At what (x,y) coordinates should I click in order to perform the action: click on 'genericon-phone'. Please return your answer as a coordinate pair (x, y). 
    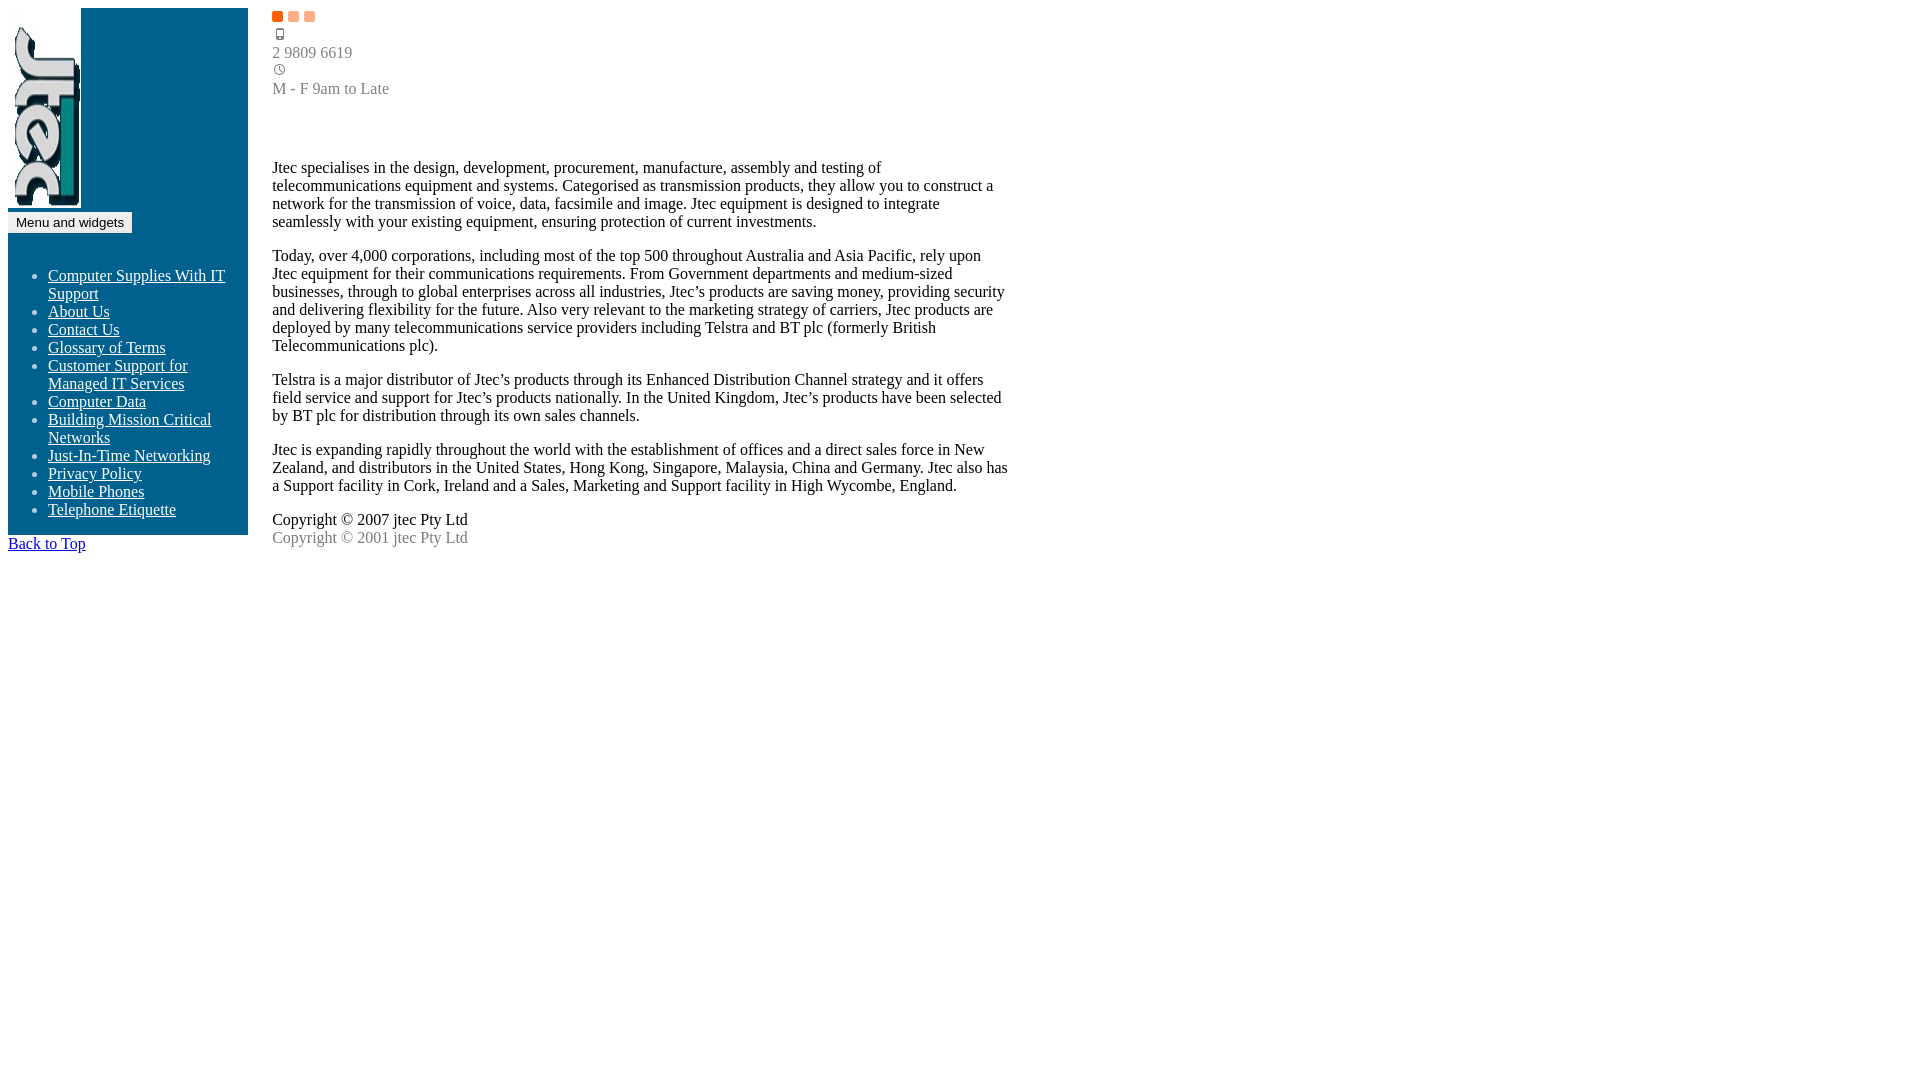
    Looking at the image, I should click on (271, 34).